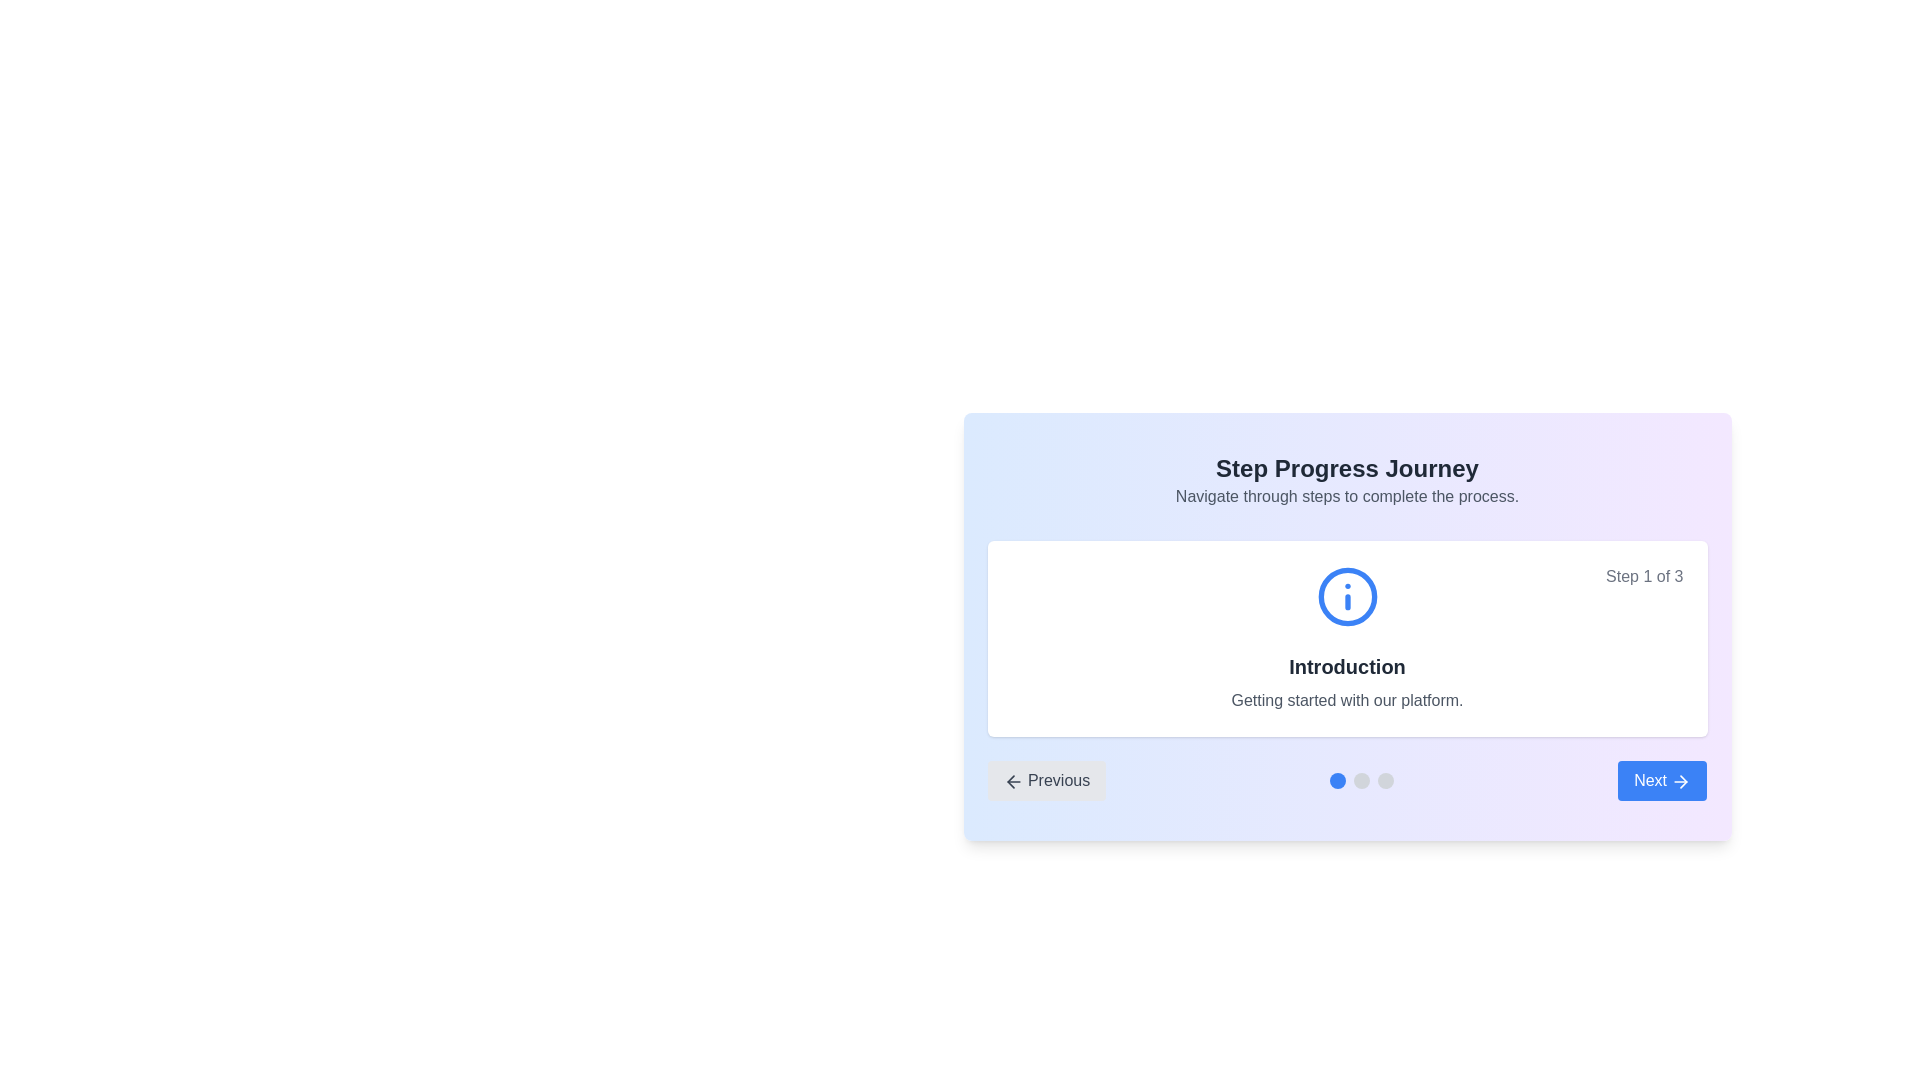 This screenshot has width=1920, height=1080. I want to click on the heading element located at the center of the progress journey section, so click(1347, 667).